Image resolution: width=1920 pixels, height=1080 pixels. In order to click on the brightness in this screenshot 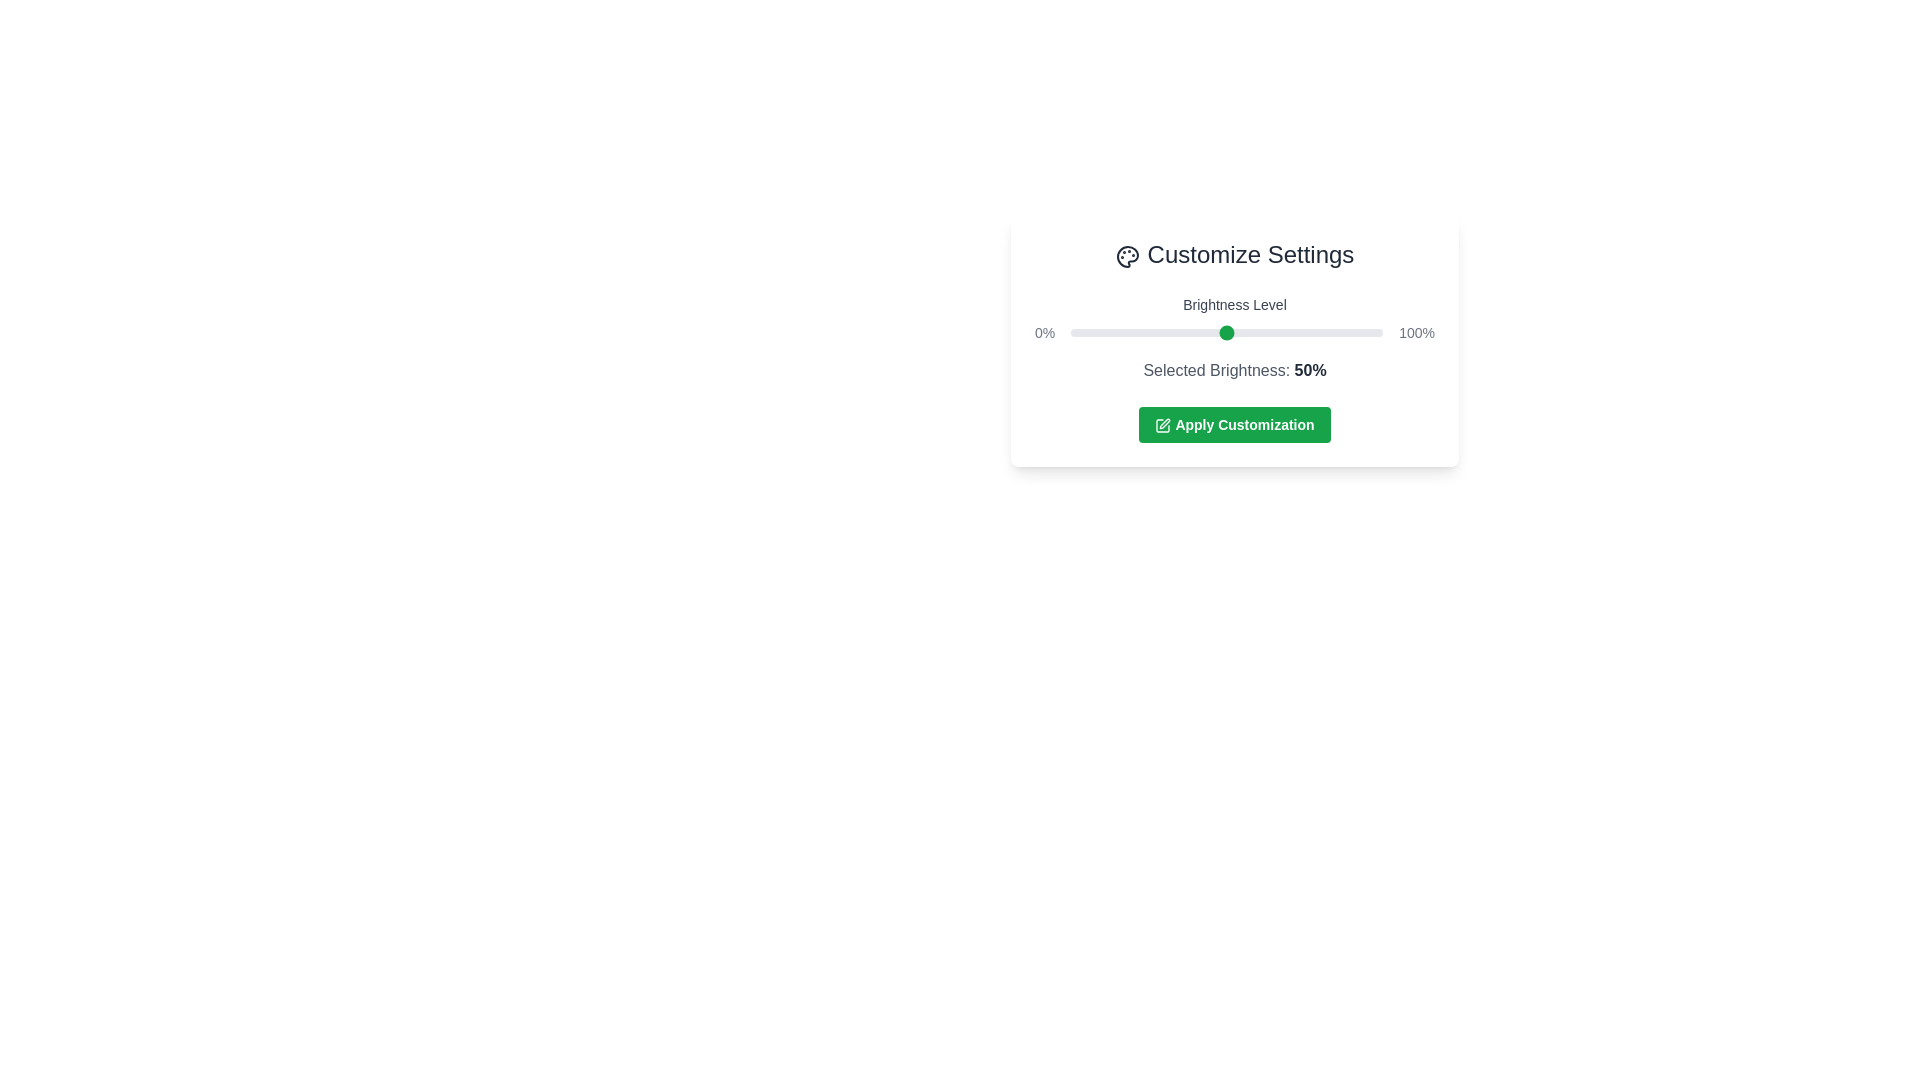, I will do `click(1170, 331)`.